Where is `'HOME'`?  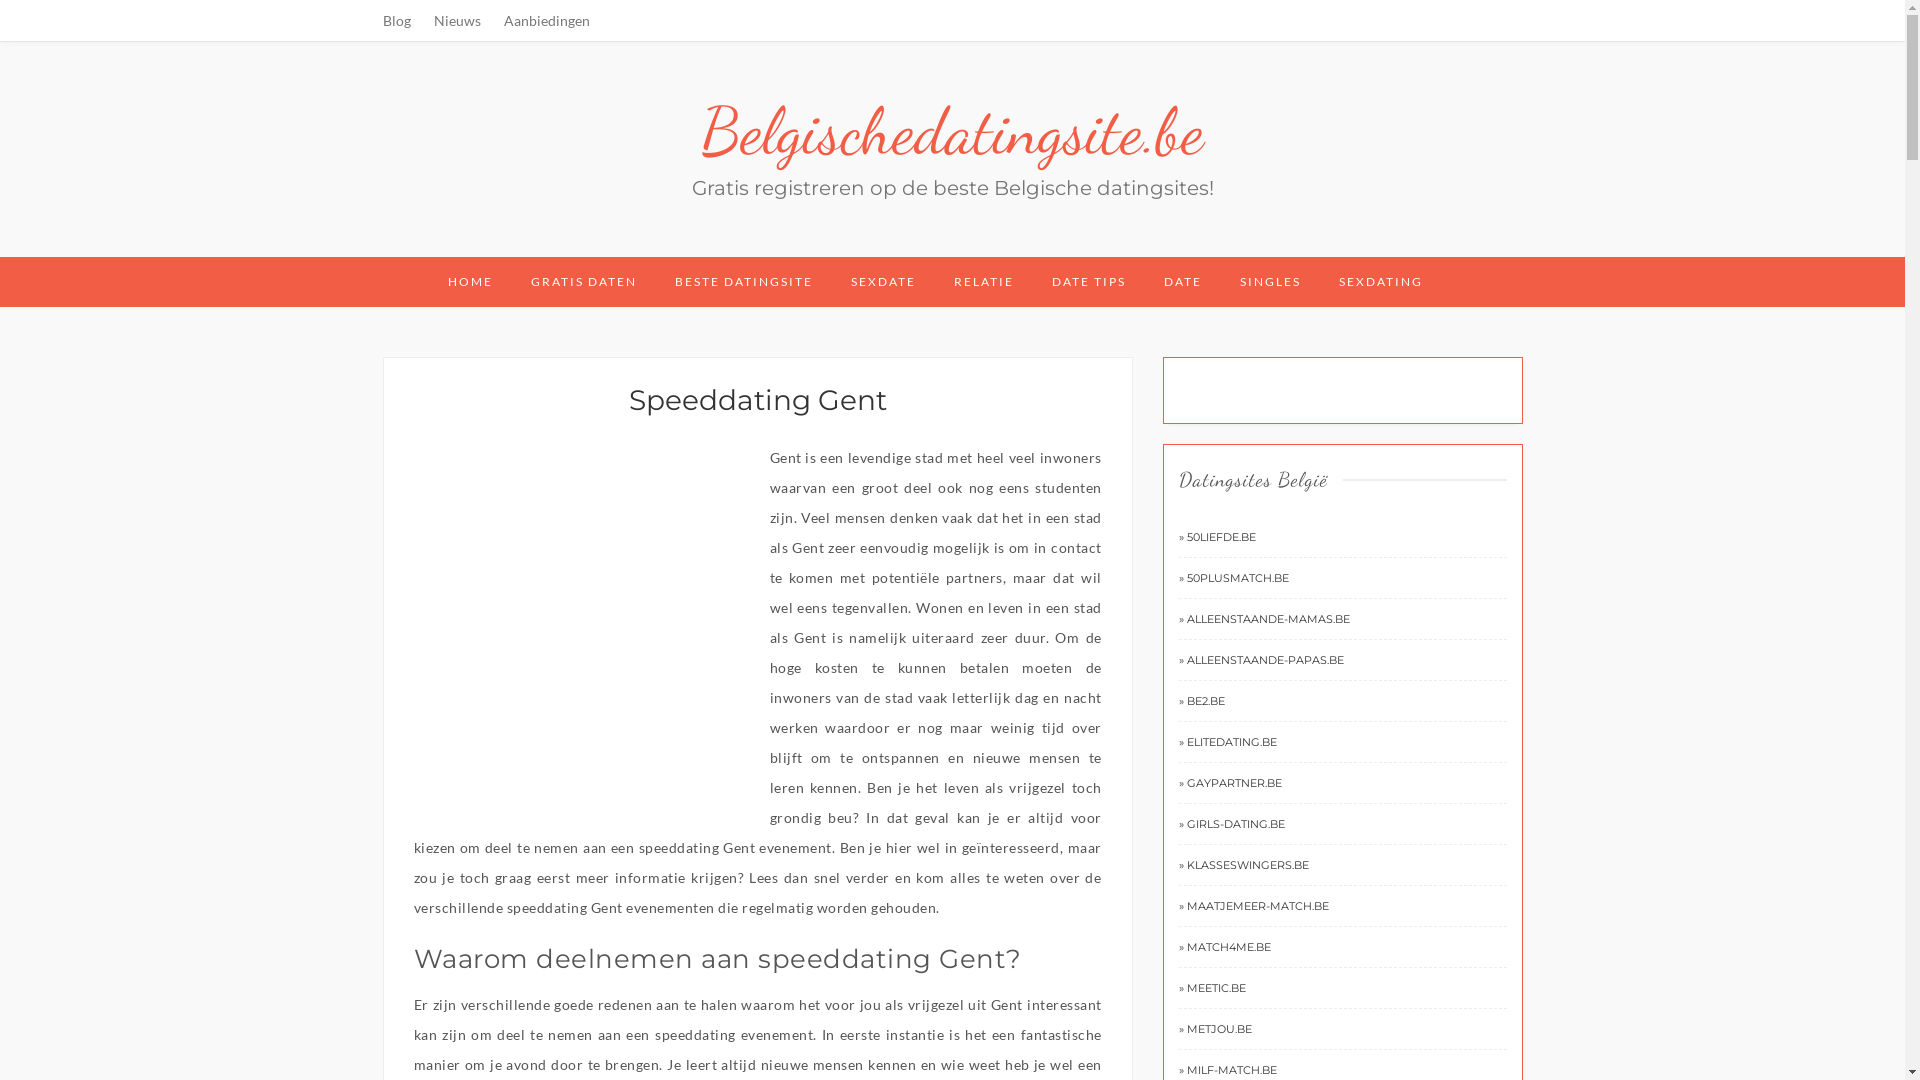
'HOME' is located at coordinates (469, 281).